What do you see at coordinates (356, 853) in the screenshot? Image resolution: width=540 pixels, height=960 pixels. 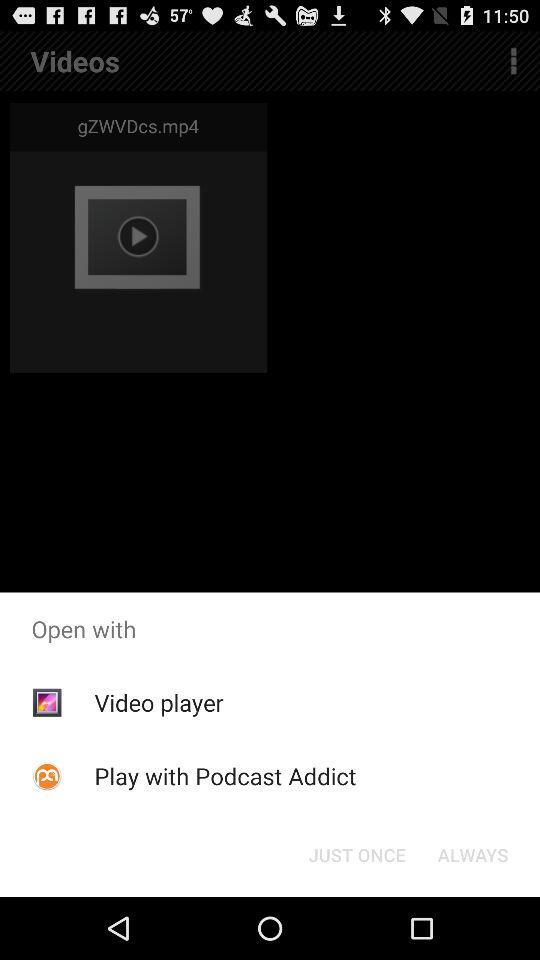 I see `icon below the play with podcast item` at bounding box center [356, 853].